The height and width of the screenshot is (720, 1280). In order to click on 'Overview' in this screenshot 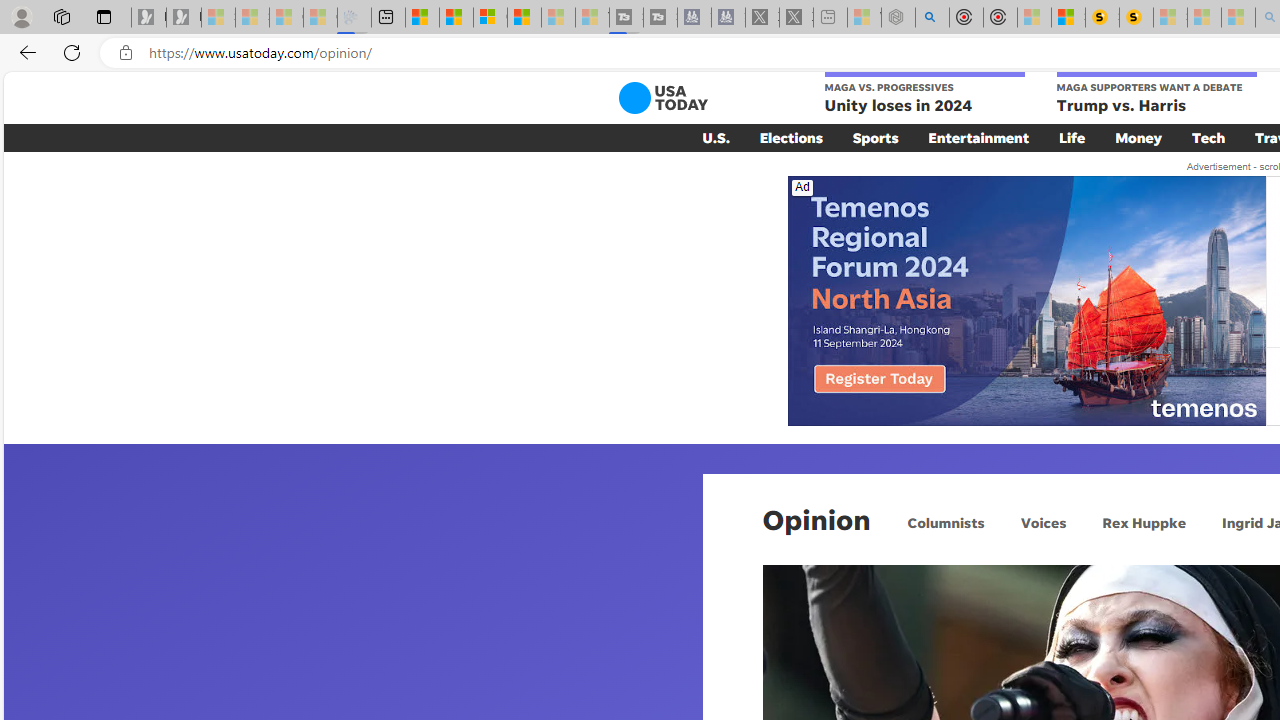, I will do `click(490, 17)`.